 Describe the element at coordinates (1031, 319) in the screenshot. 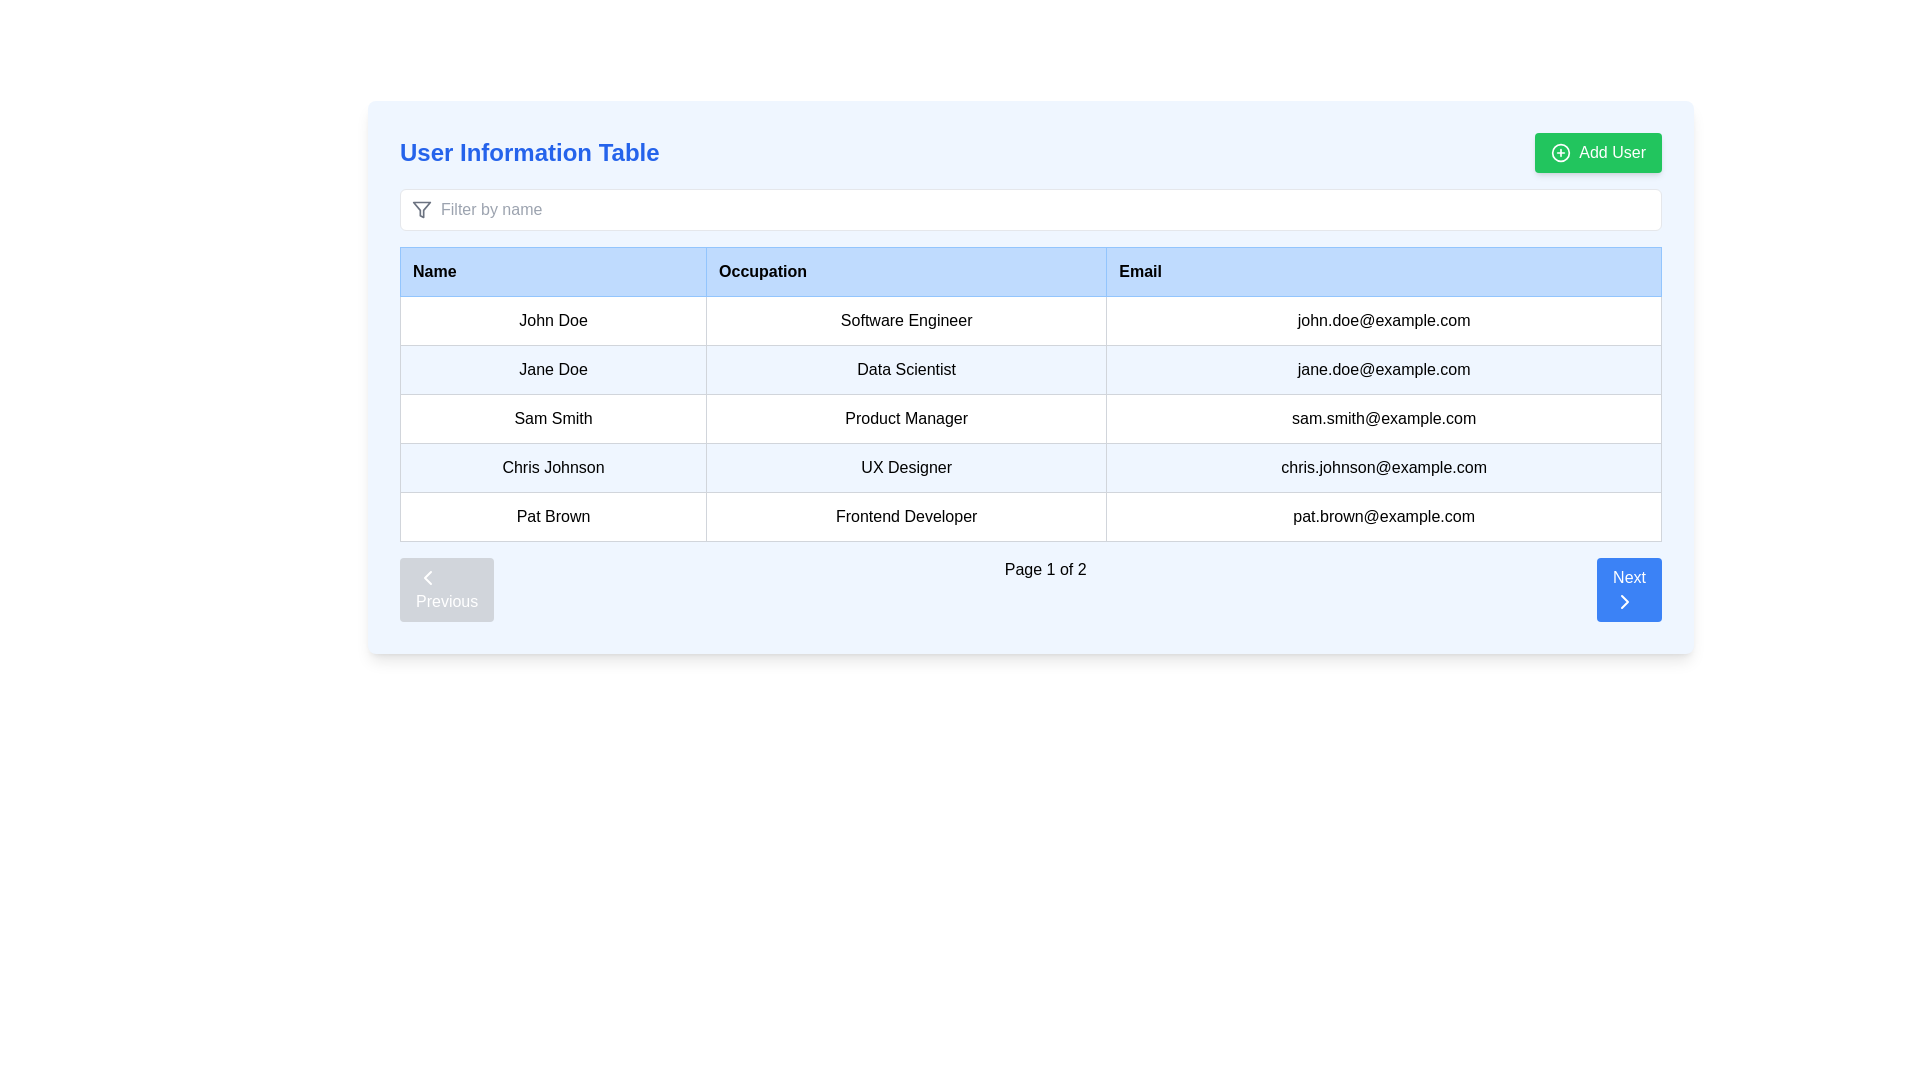

I see `the first row of the table that displays 'John Doe', 'Software Engineer', and 'john.doe@example.com'` at that location.